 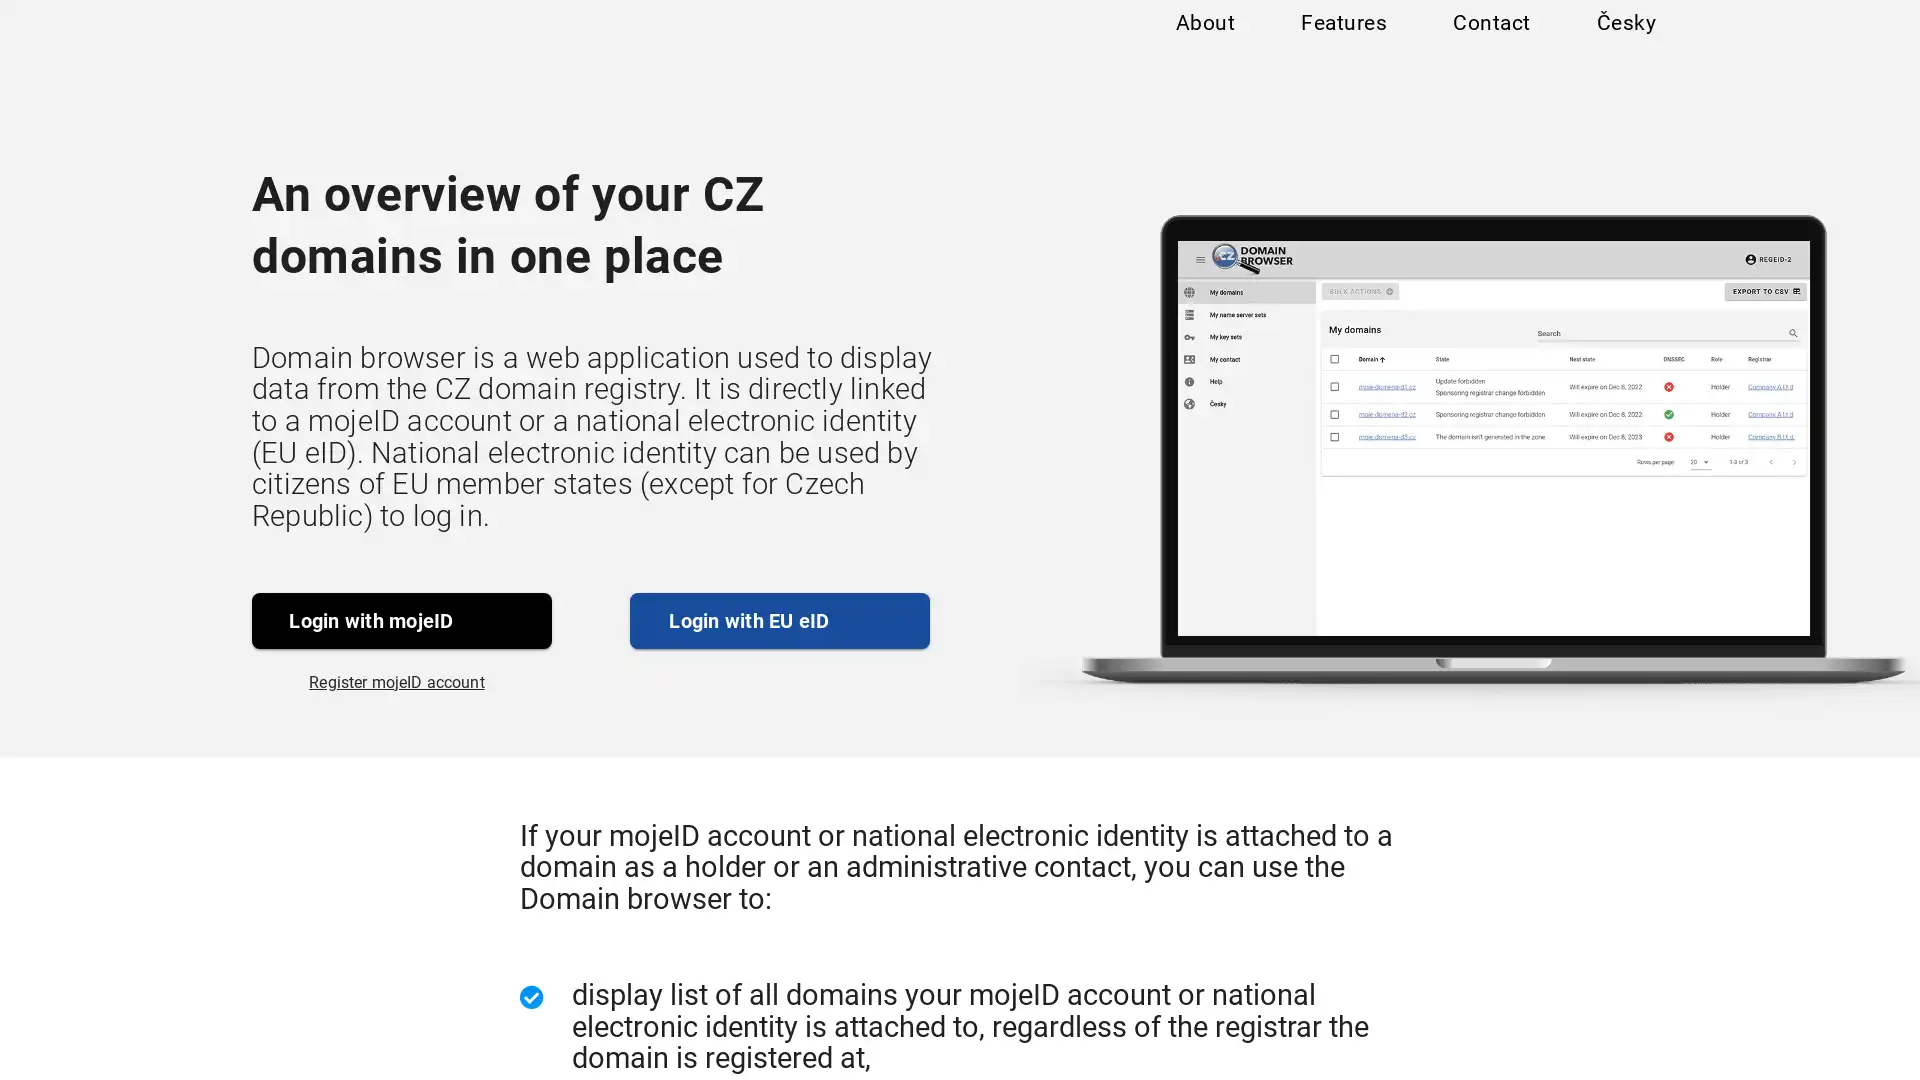 I want to click on Contact, so click(x=1490, y=42).